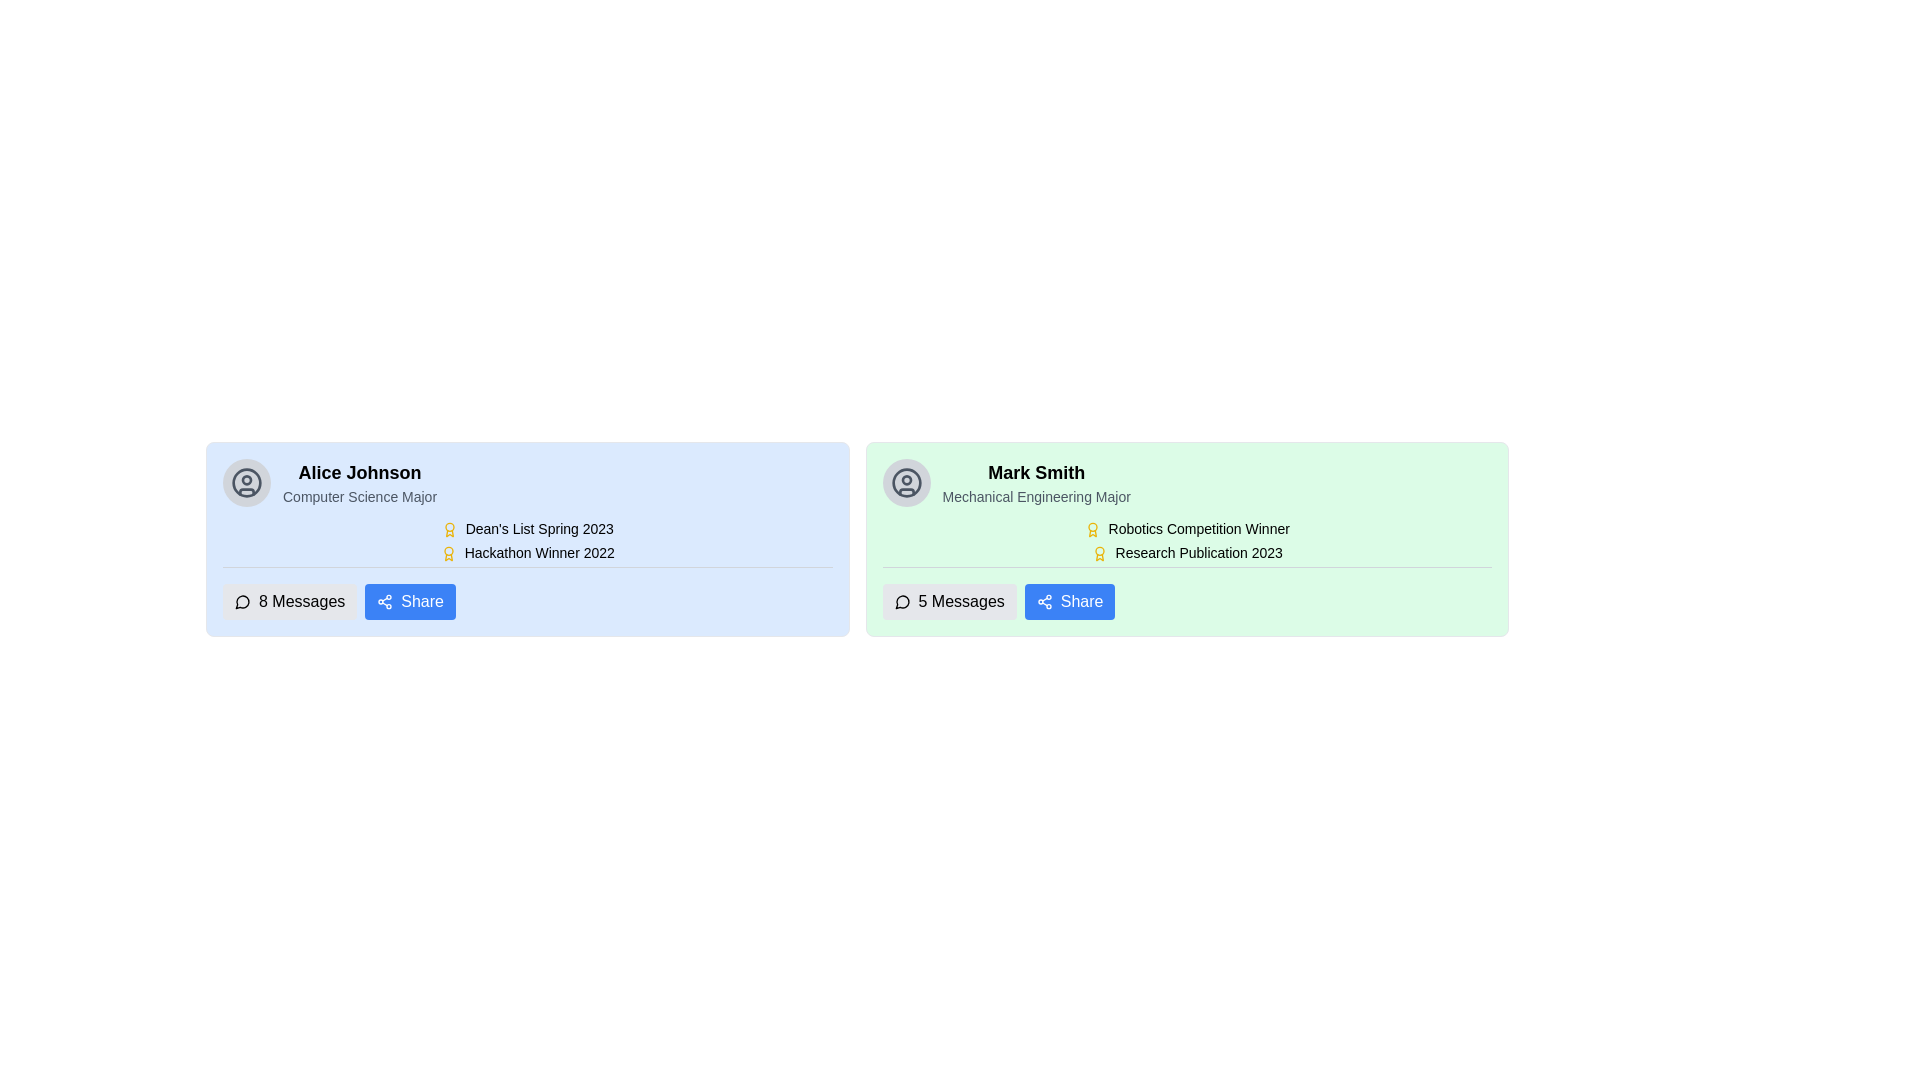  Describe the element at coordinates (448, 529) in the screenshot. I see `the decorative award medal icon located to the left of the 'Dean's List Spring 2023' text in Alice Johnson's profile details` at that location.